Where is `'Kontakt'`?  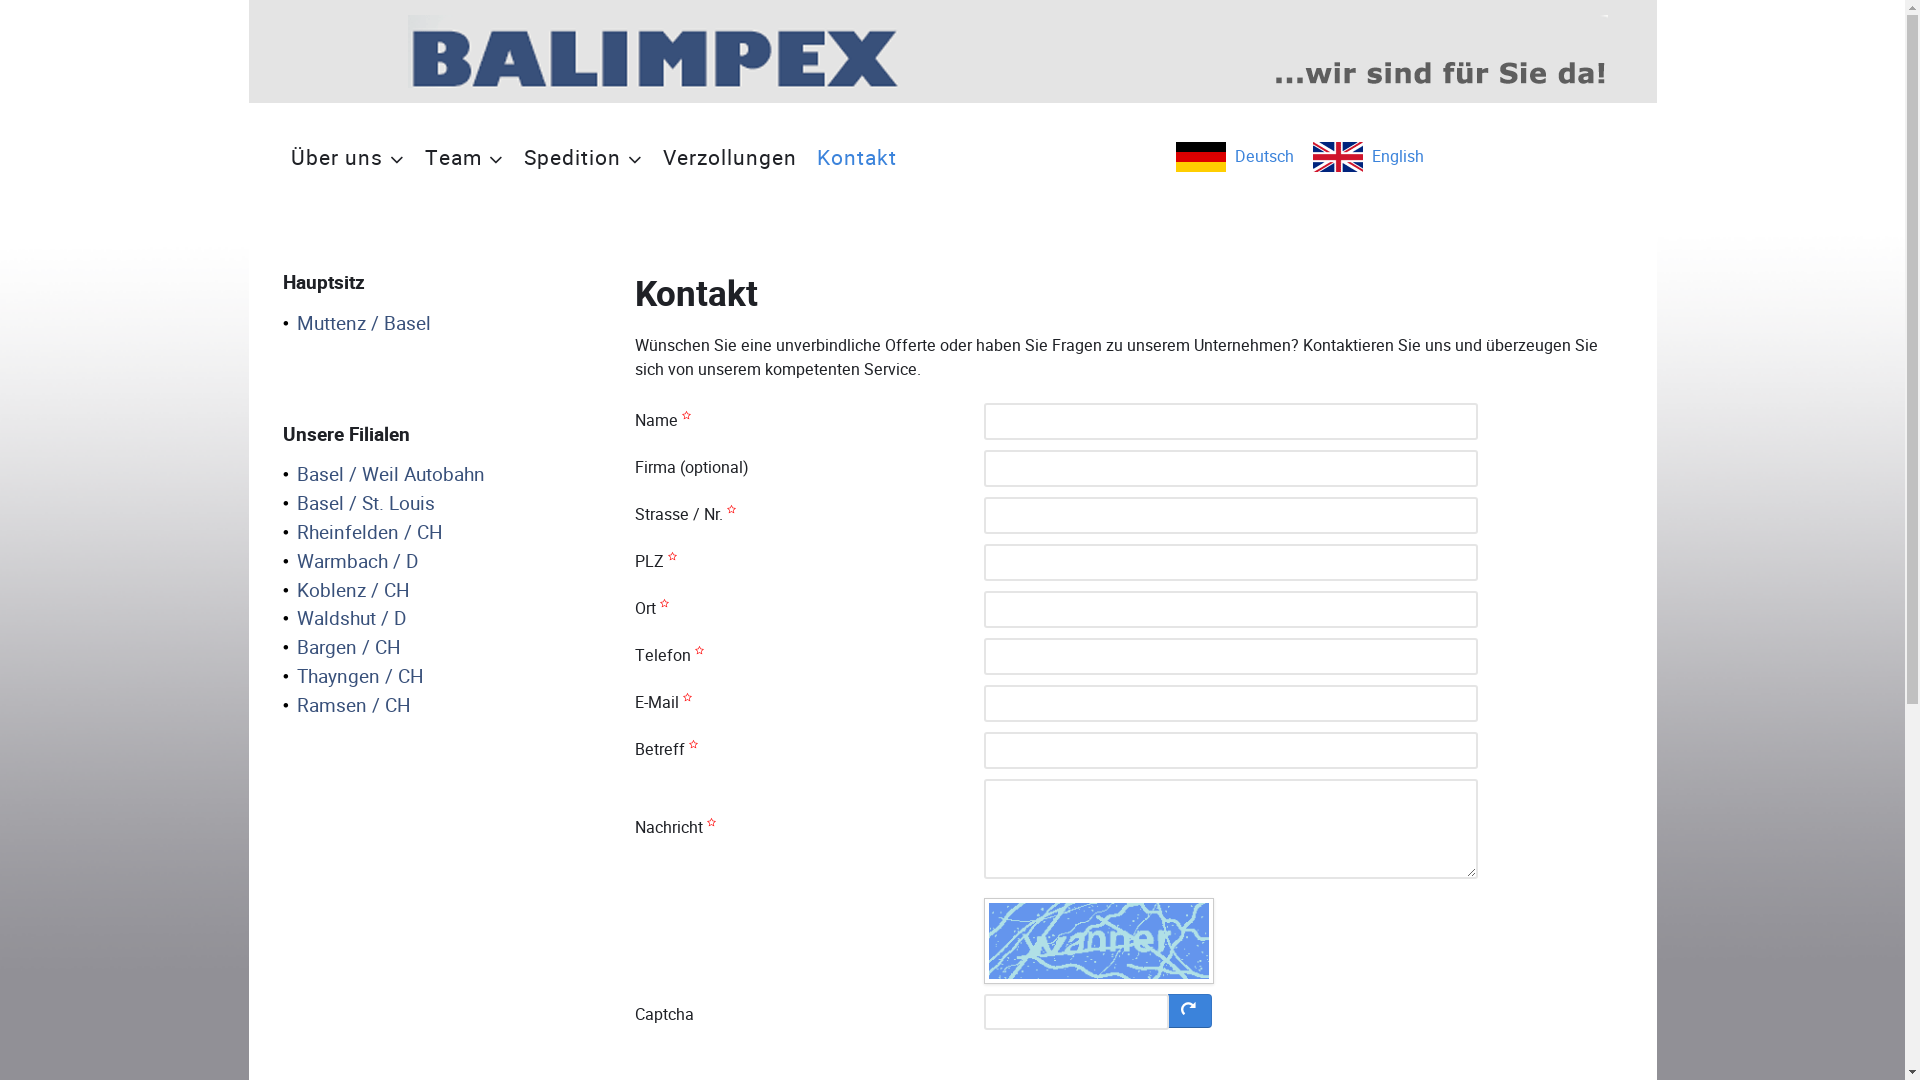 'Kontakt' is located at coordinates (855, 156).